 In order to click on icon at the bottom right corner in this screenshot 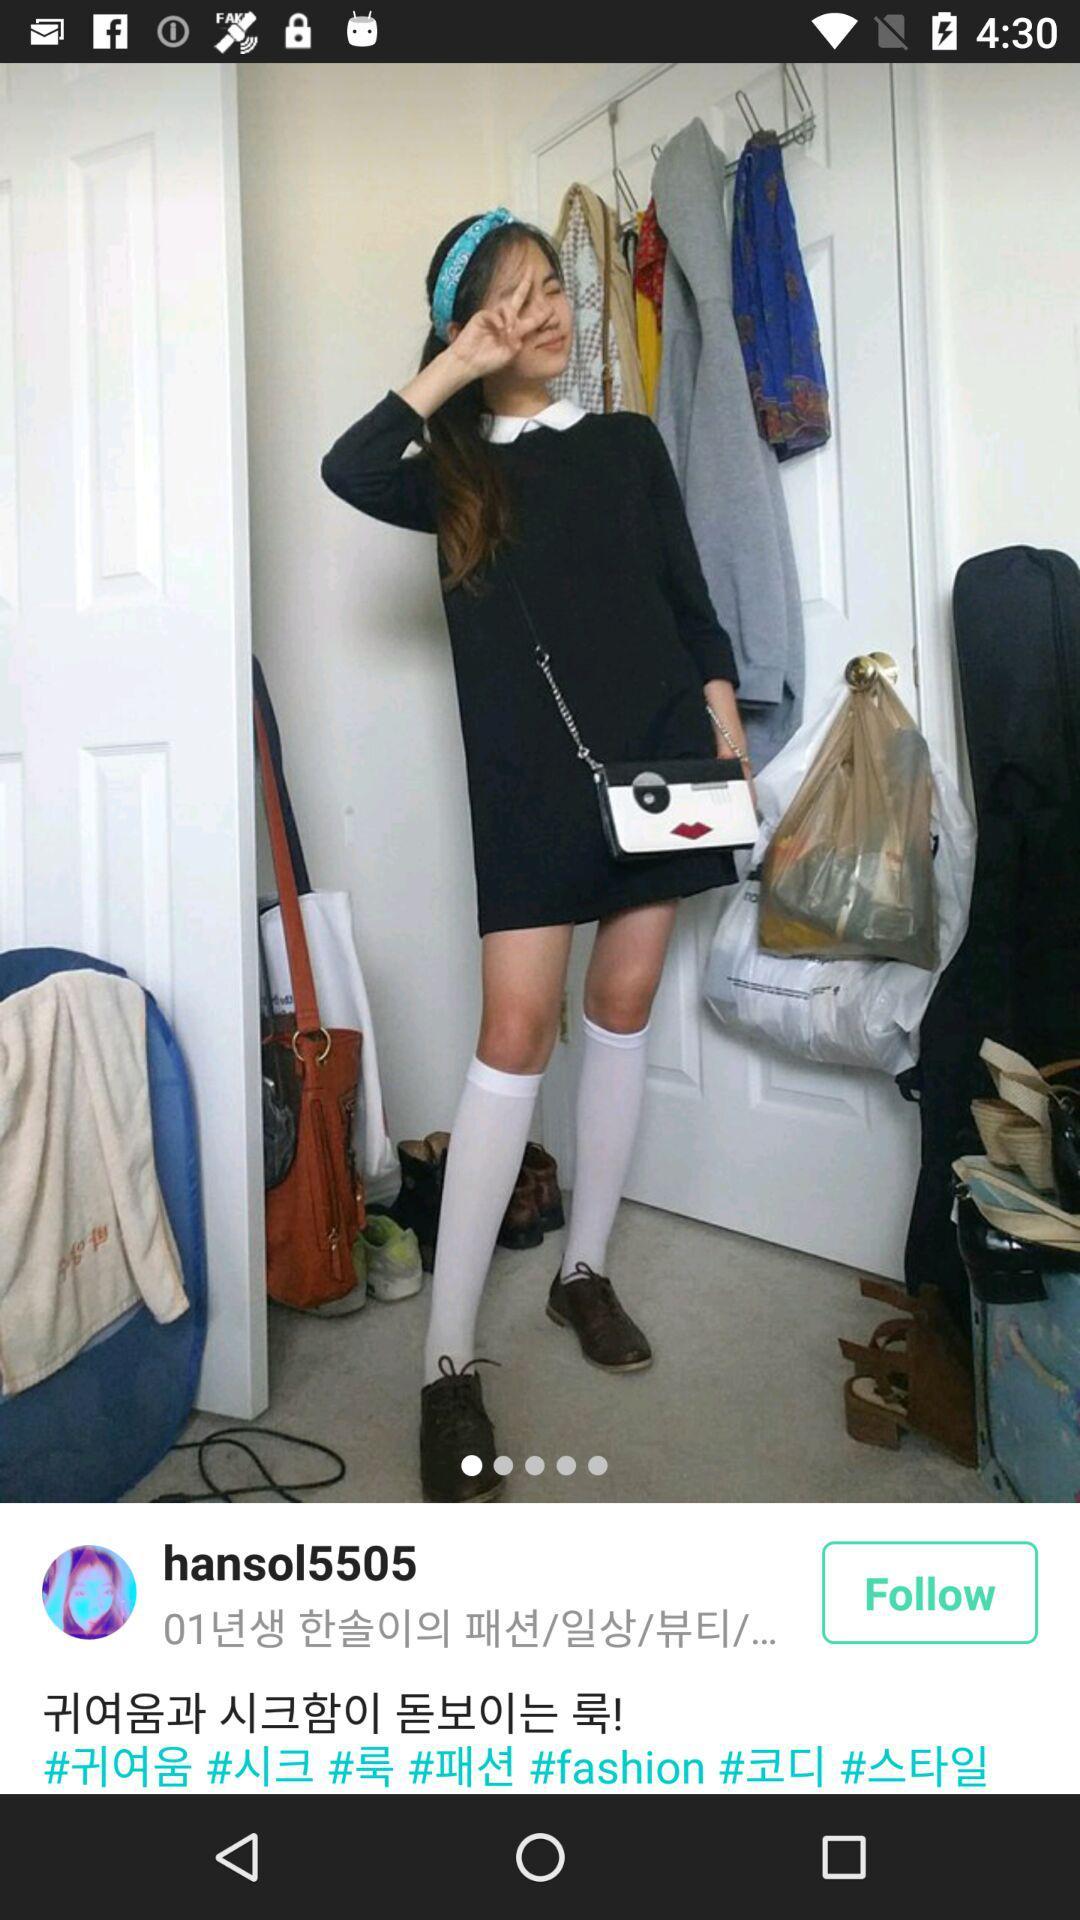, I will do `click(929, 1591)`.